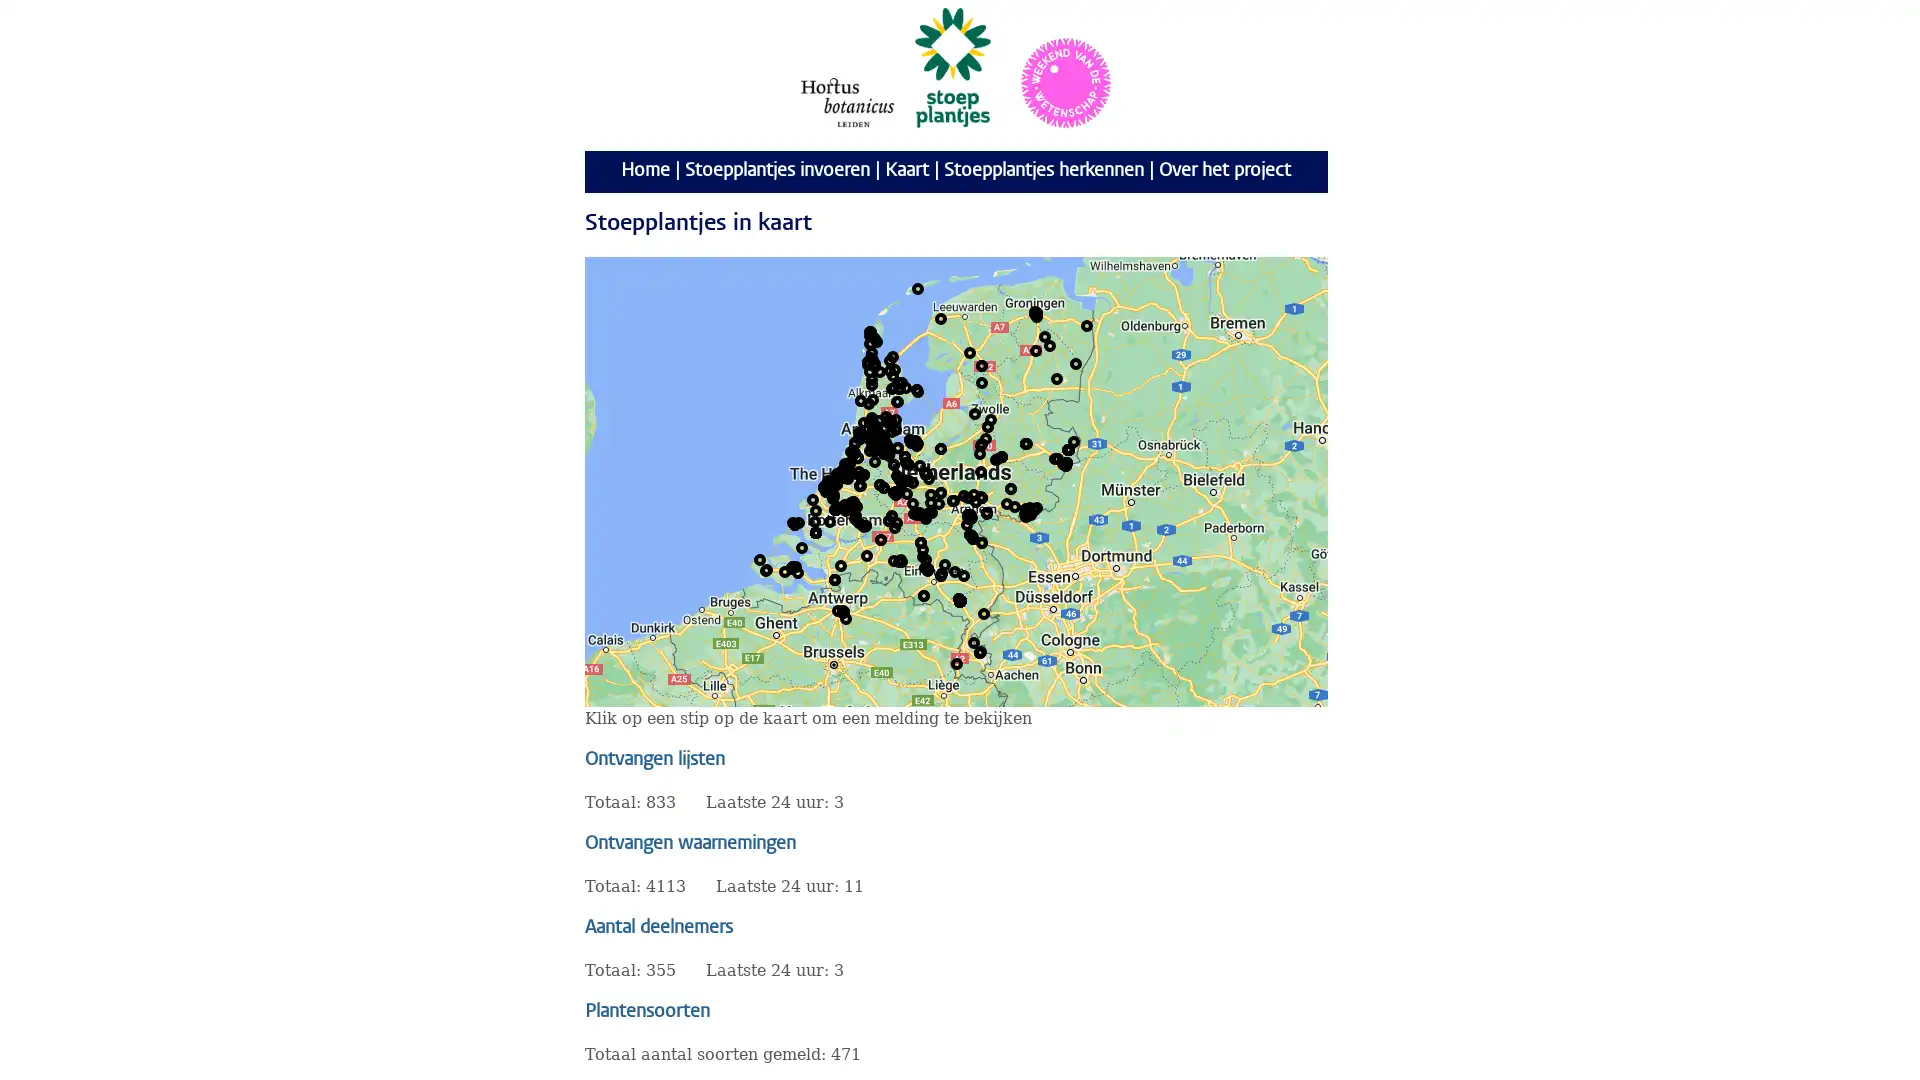  What do you see at coordinates (854, 504) in the screenshot?
I see `Telling van Wilem Harm op 09 februari 2022` at bounding box center [854, 504].